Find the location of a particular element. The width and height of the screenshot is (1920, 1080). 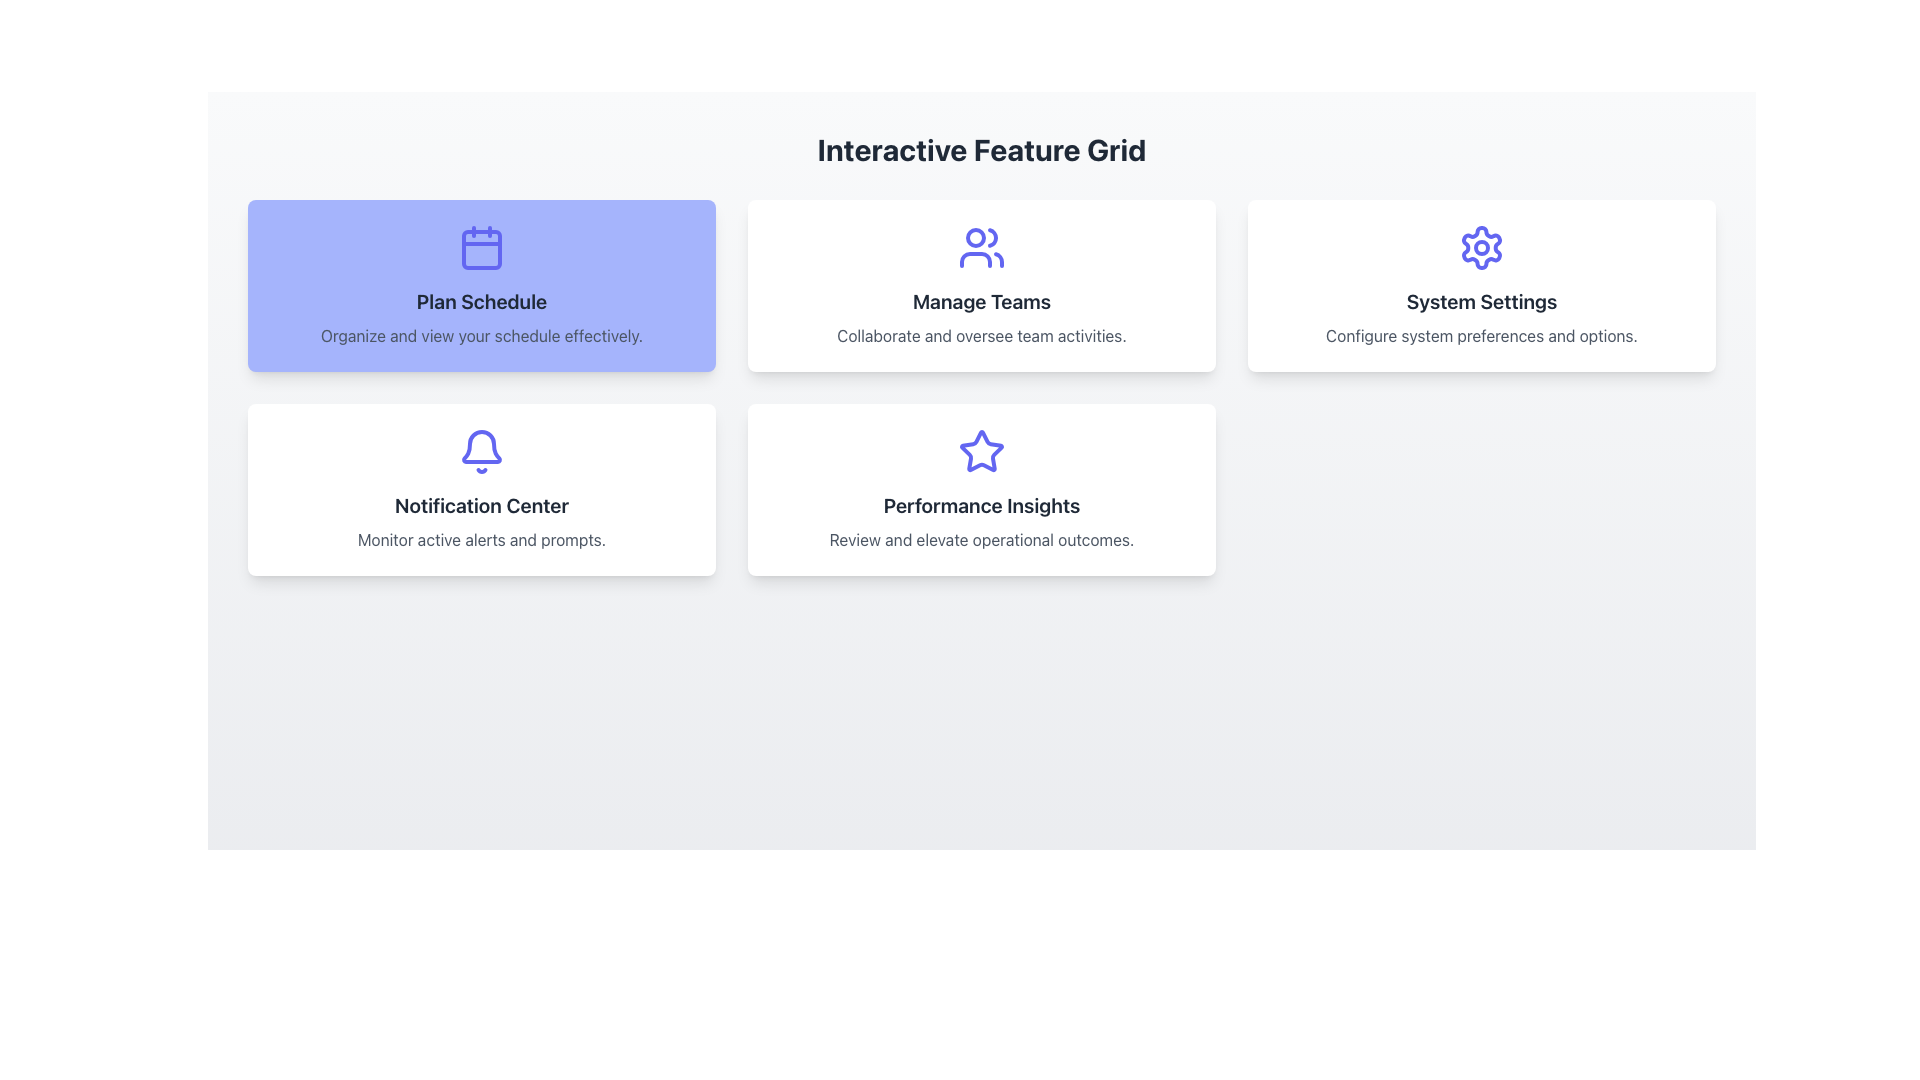

the text label reading 'Configure system preferences and options' located in the 'System Settings' section, positioned at the bottom center beneath the 'System Settings' title is located at coordinates (1482, 334).